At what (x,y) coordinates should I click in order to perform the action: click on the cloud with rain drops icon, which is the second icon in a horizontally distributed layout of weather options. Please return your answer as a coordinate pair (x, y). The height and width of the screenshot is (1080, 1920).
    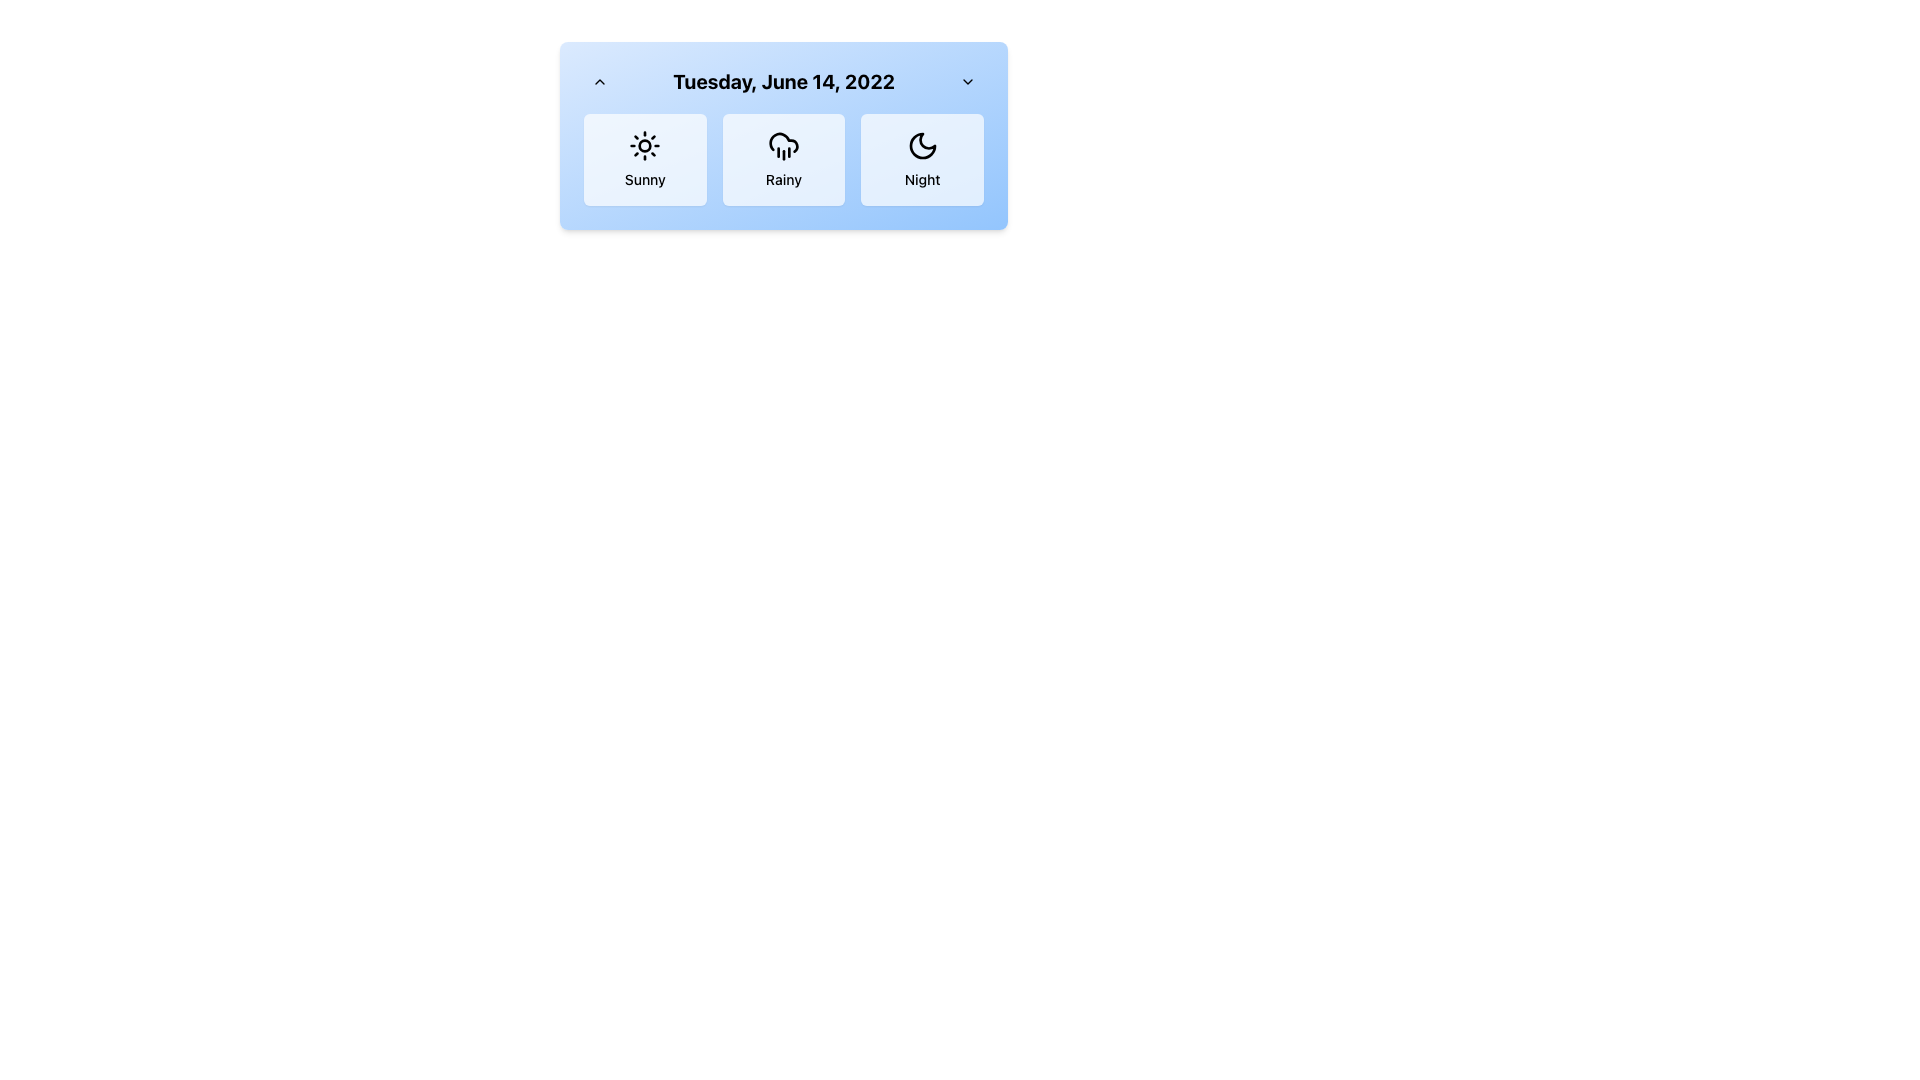
    Looking at the image, I should click on (782, 145).